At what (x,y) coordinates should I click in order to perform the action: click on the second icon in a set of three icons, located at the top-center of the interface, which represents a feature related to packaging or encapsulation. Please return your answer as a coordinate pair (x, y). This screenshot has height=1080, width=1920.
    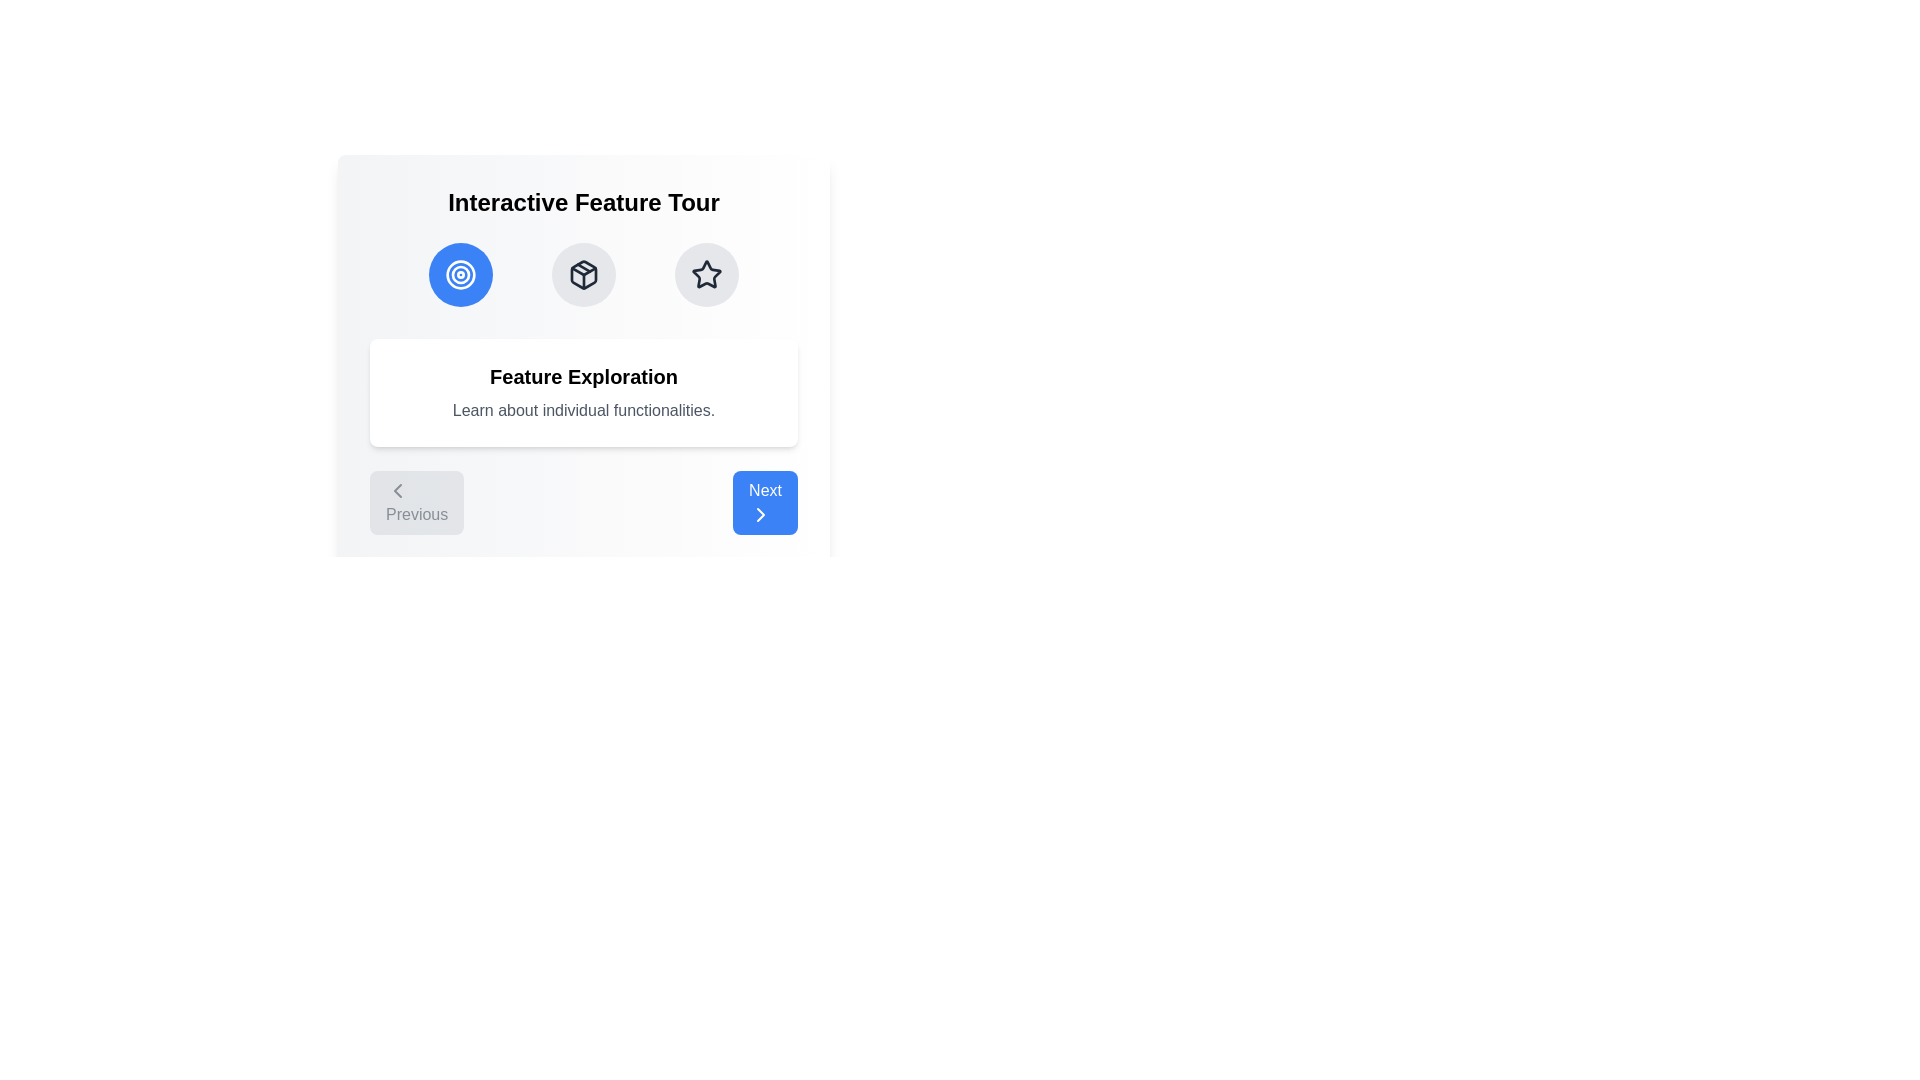
    Looking at the image, I should click on (583, 274).